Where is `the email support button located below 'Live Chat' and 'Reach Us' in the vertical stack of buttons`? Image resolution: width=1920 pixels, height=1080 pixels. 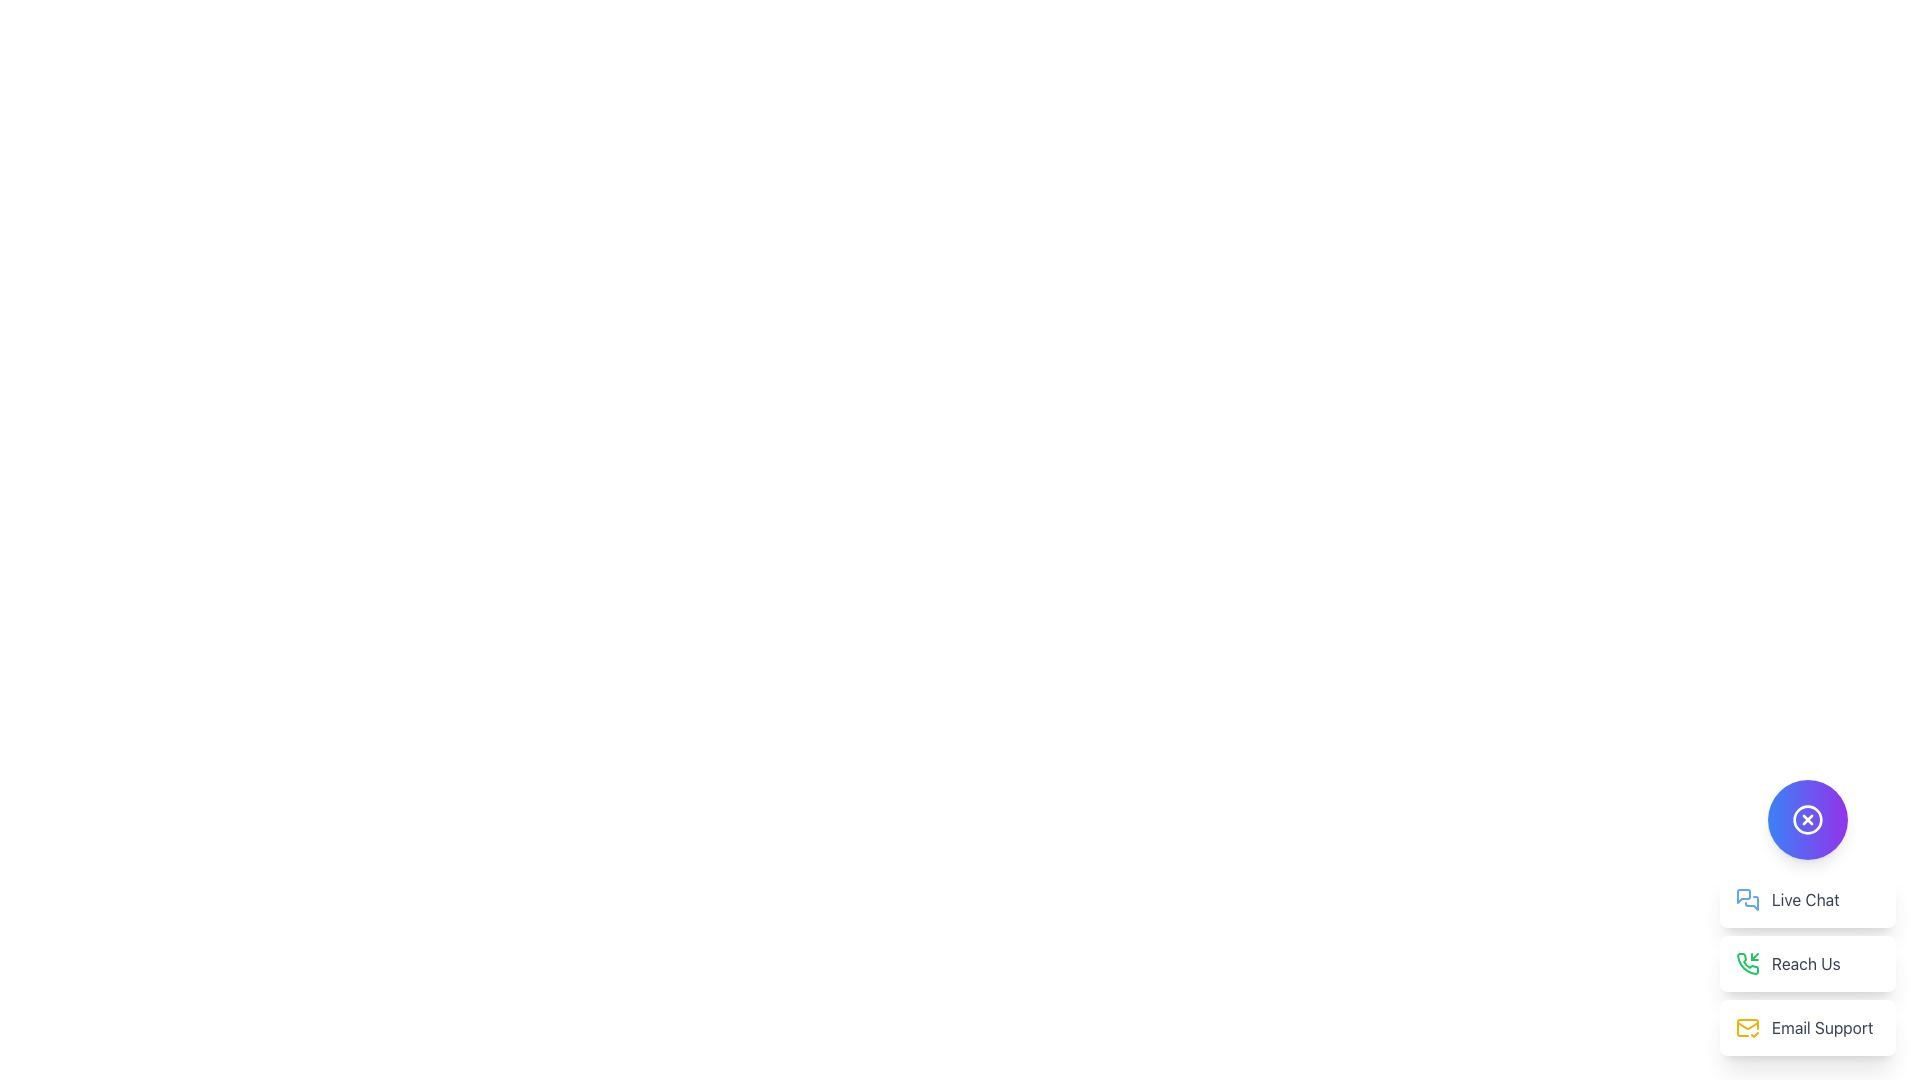 the email support button located below 'Live Chat' and 'Reach Us' in the vertical stack of buttons is located at coordinates (1808, 1028).